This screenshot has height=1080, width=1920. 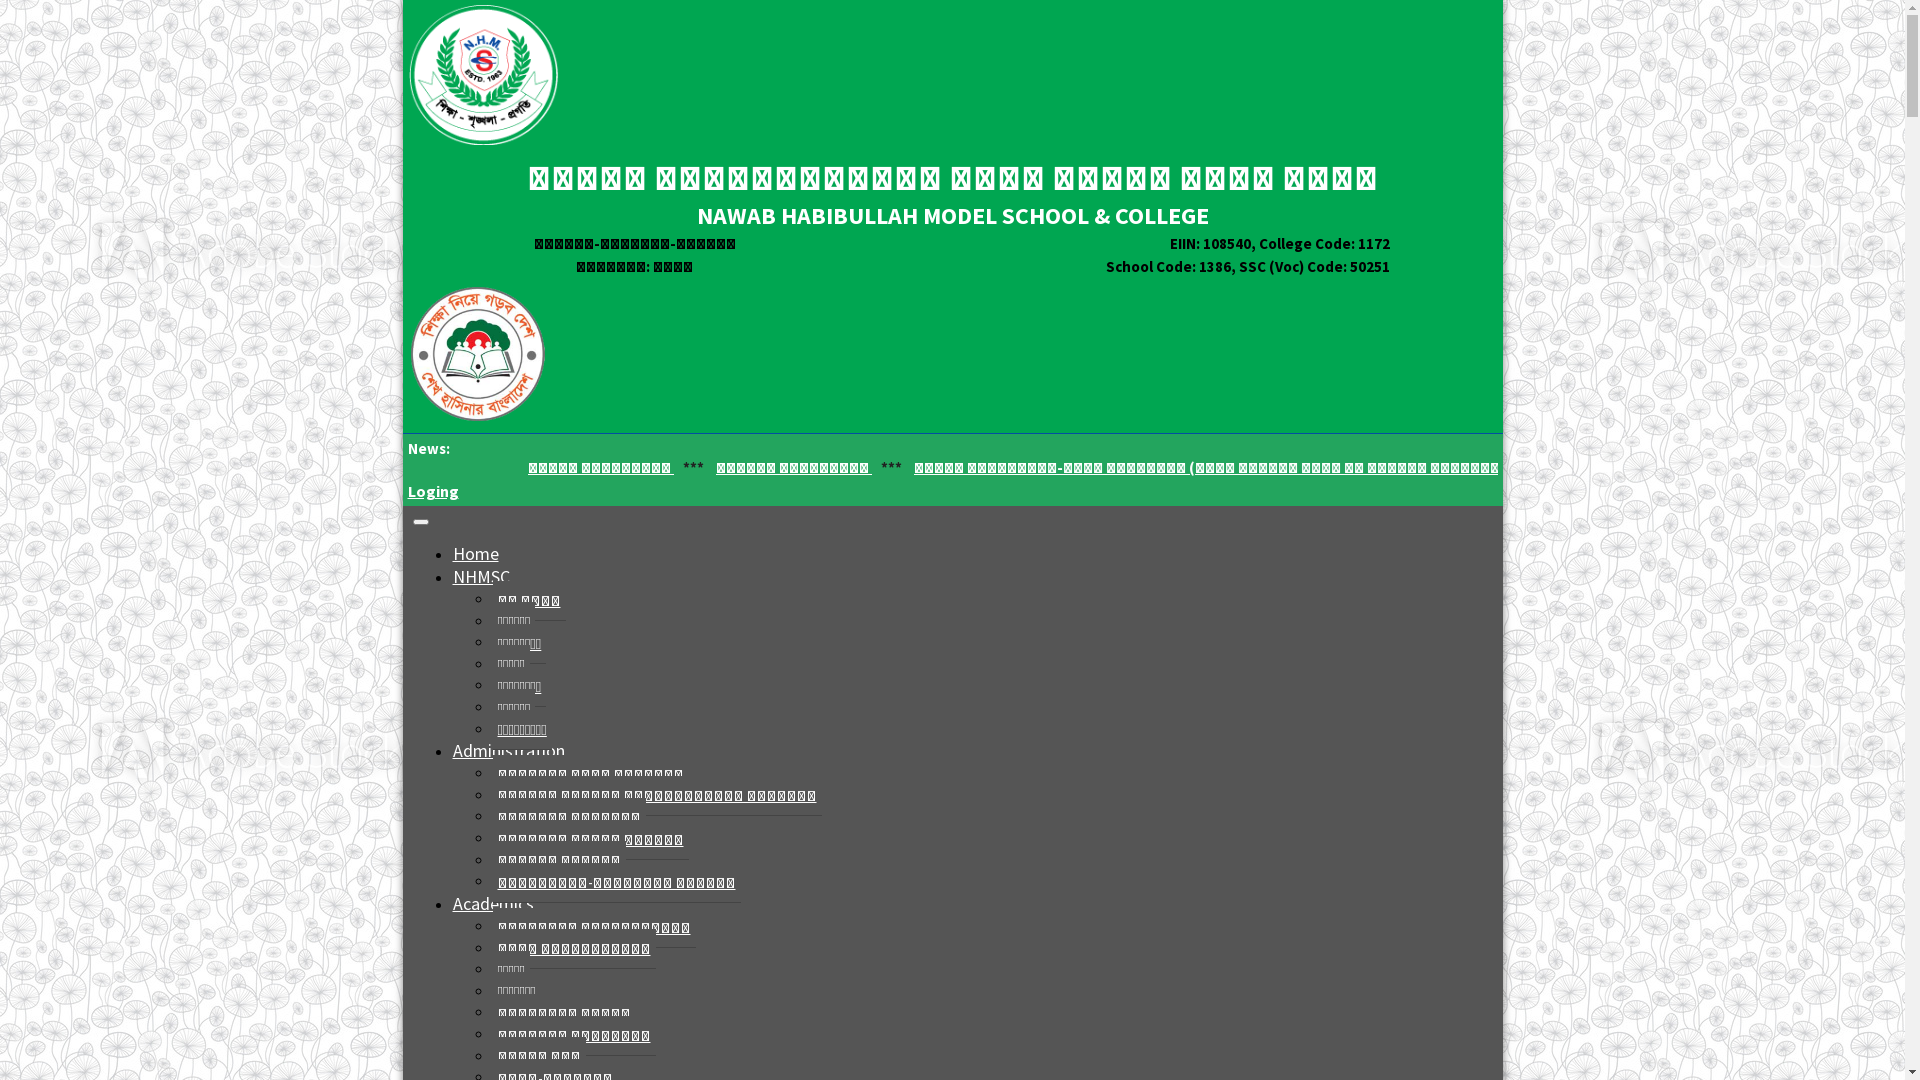 What do you see at coordinates (508, 750) in the screenshot?
I see `'Administration'` at bounding box center [508, 750].